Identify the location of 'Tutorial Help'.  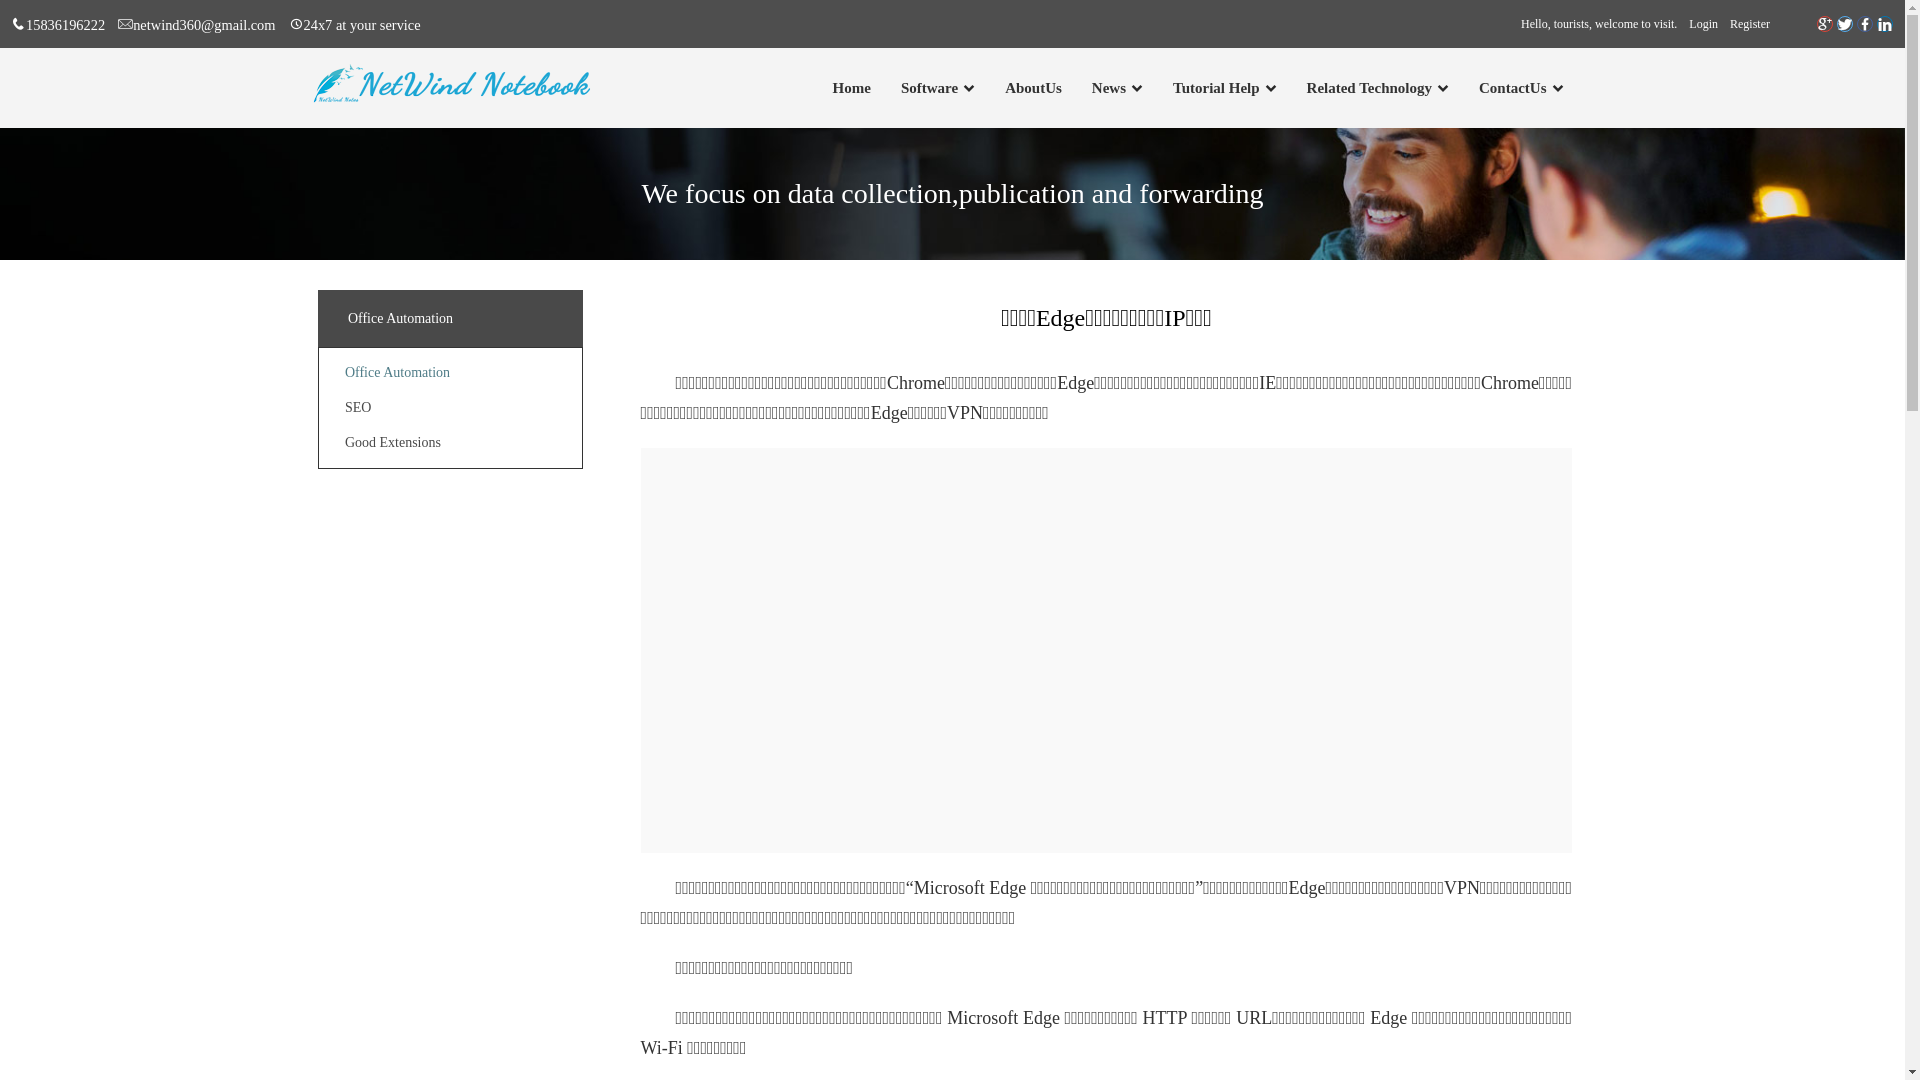
(1215, 87).